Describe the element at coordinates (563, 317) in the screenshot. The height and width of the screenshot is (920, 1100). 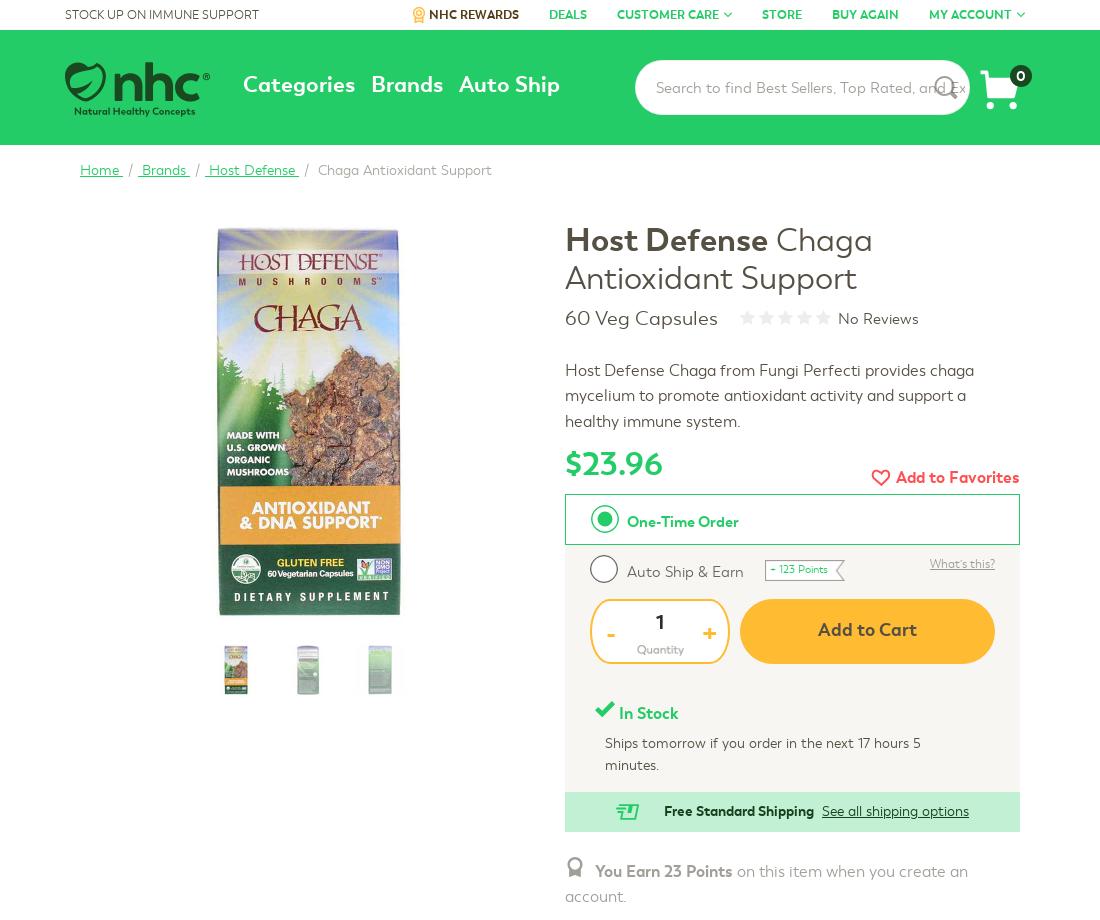
I see `'60 Veg Capsules'` at that location.